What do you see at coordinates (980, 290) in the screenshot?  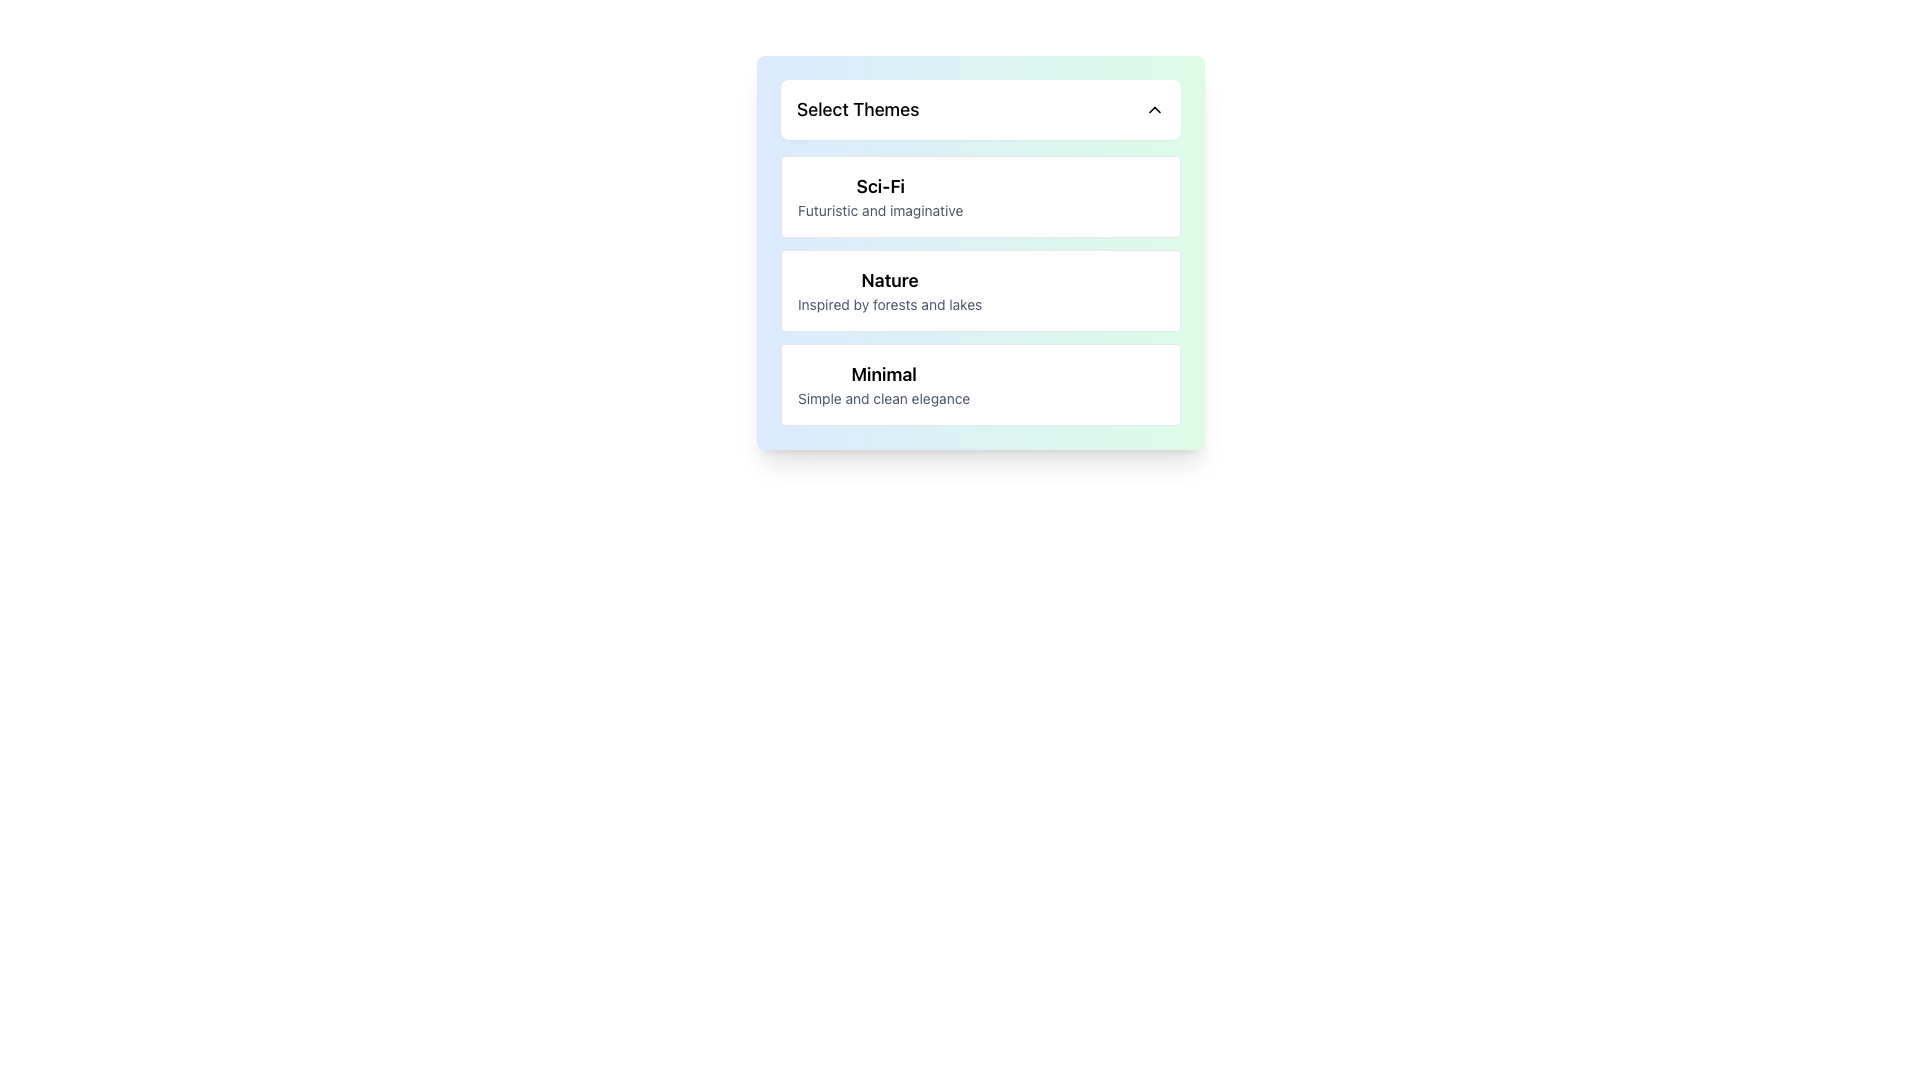 I see `the 'Nature' selectable item, which is a rectangular box with a white background, rounded corners, and a gray border, positioned between the 'Sci-Fi' and 'Minimal' boxes` at bounding box center [980, 290].